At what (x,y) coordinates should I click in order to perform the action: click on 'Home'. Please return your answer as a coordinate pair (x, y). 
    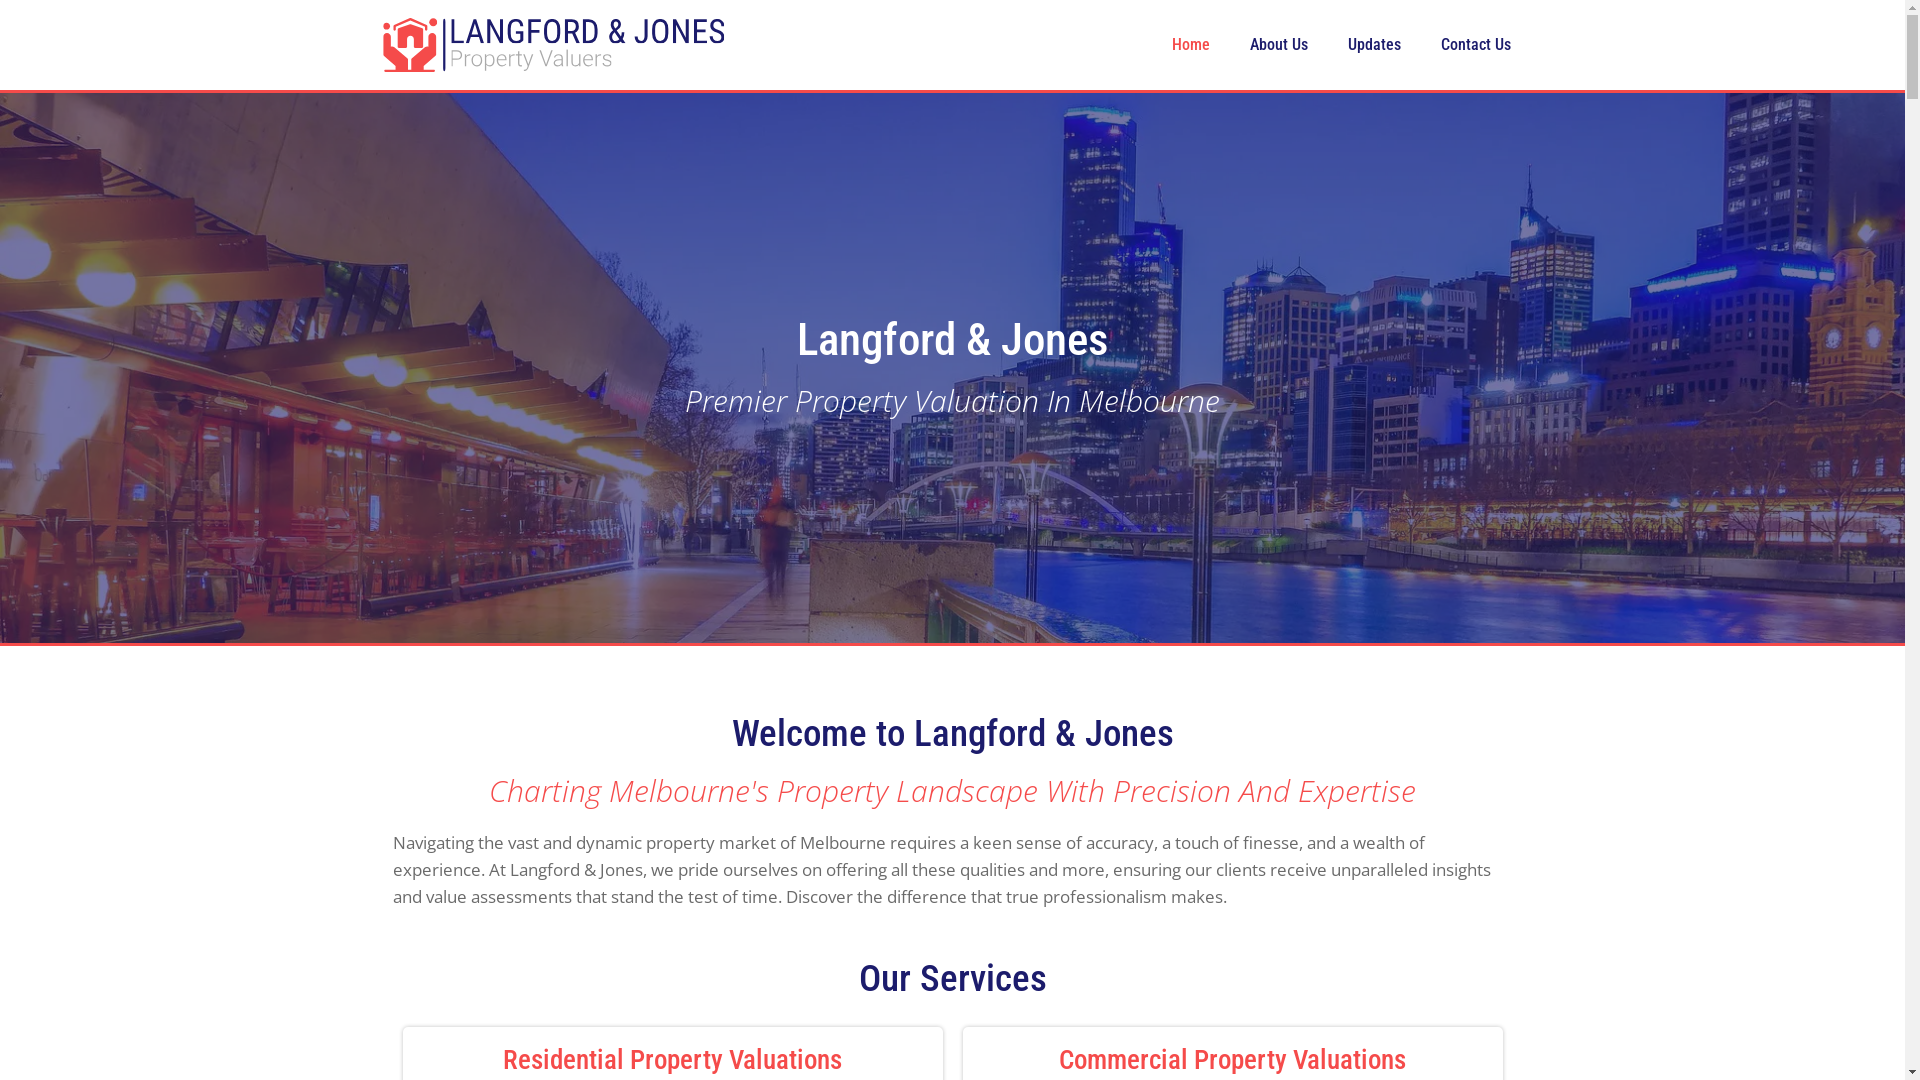
    Looking at the image, I should click on (1190, 45).